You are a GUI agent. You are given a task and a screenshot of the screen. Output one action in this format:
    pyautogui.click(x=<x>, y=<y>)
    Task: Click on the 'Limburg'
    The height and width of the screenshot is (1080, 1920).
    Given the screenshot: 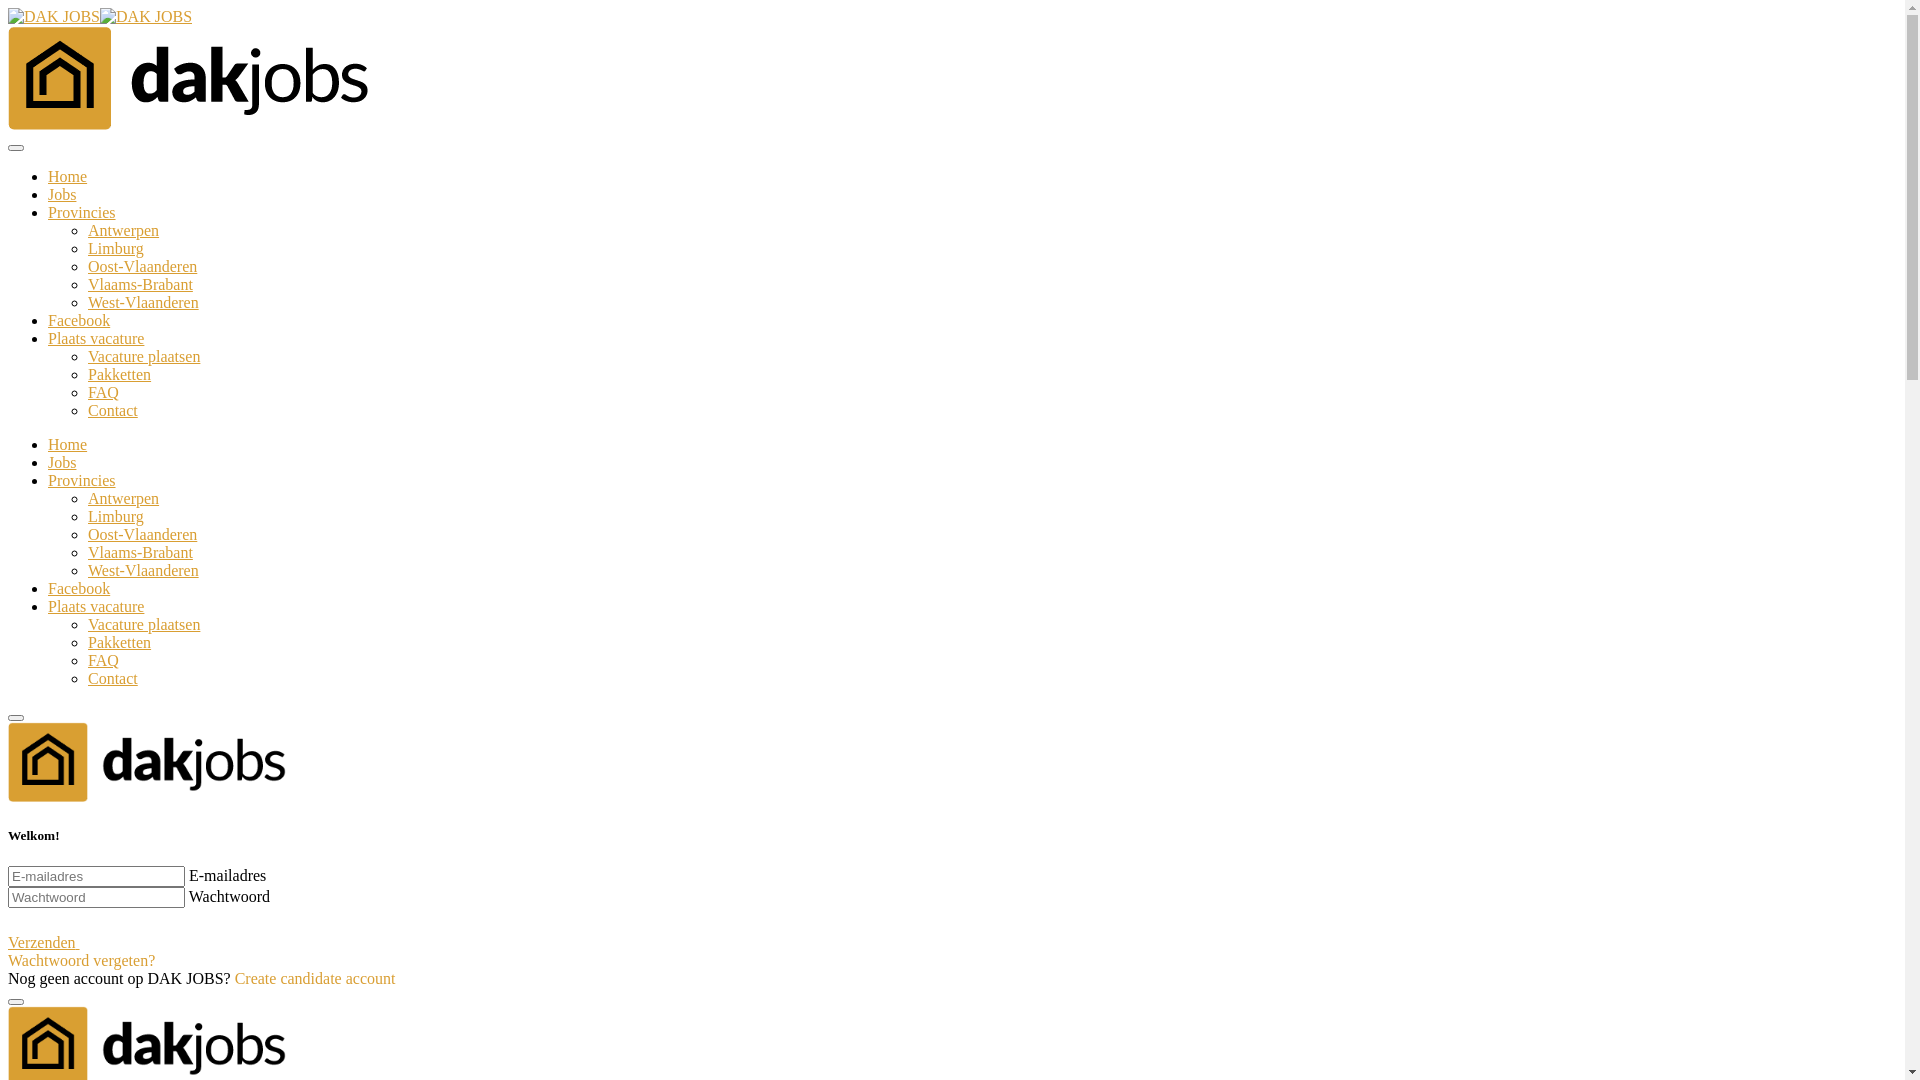 What is the action you would take?
    pyautogui.click(x=114, y=247)
    